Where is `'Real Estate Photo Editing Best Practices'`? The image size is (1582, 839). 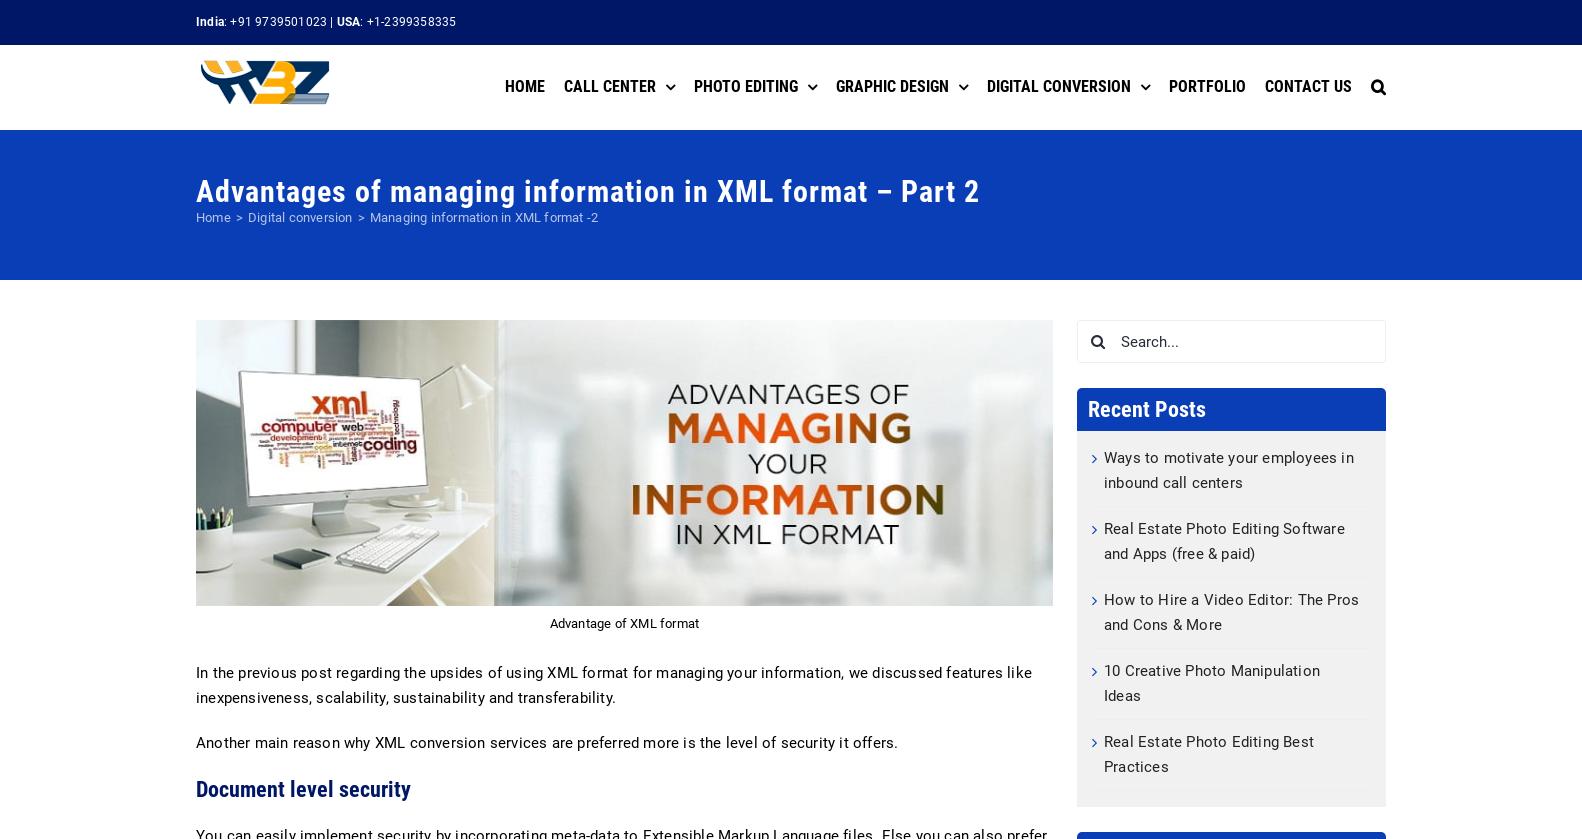 'Real Estate Photo Editing Best Practices' is located at coordinates (1104, 753).